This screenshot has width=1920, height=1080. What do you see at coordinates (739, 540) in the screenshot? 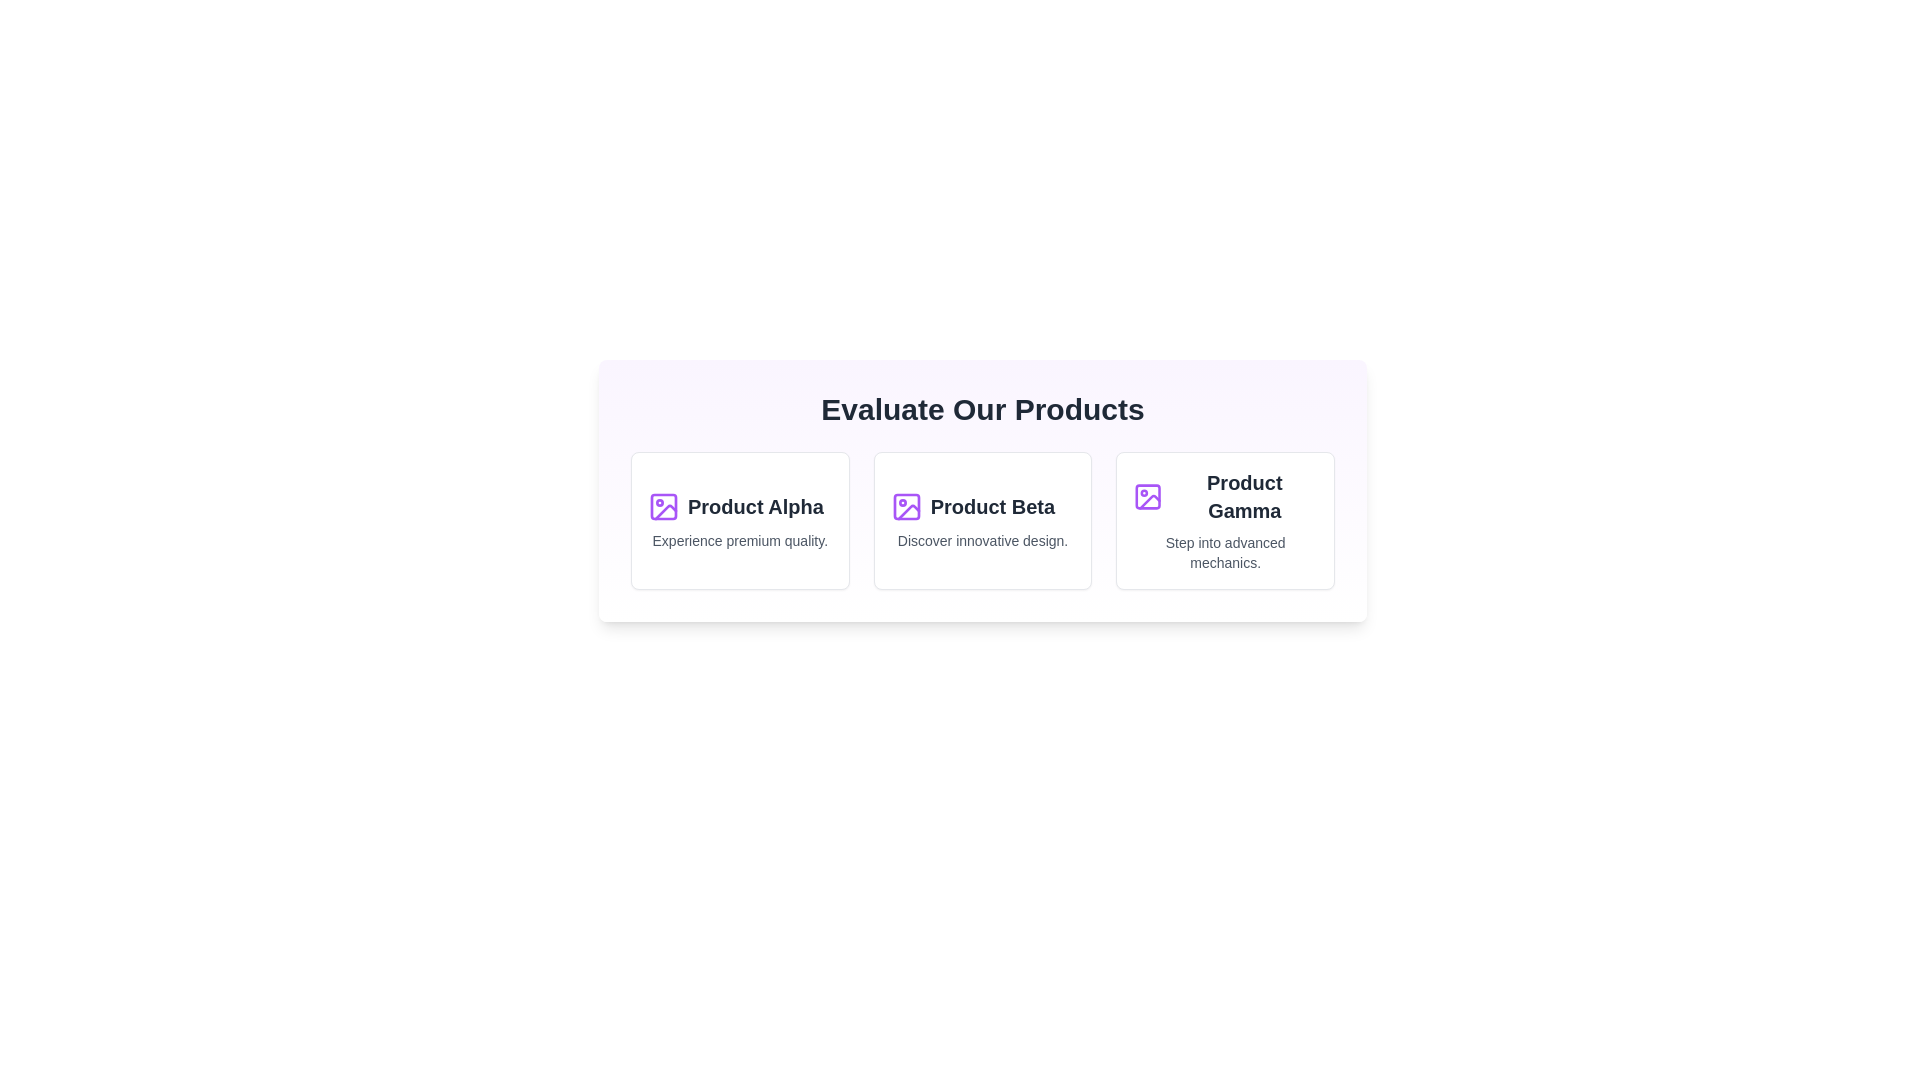
I see `the static text label that reads 'Experience premium quality.' which is located at the bottom of the 'Product Alpha' card, directly beneath the title and centered horizontally` at bounding box center [739, 540].